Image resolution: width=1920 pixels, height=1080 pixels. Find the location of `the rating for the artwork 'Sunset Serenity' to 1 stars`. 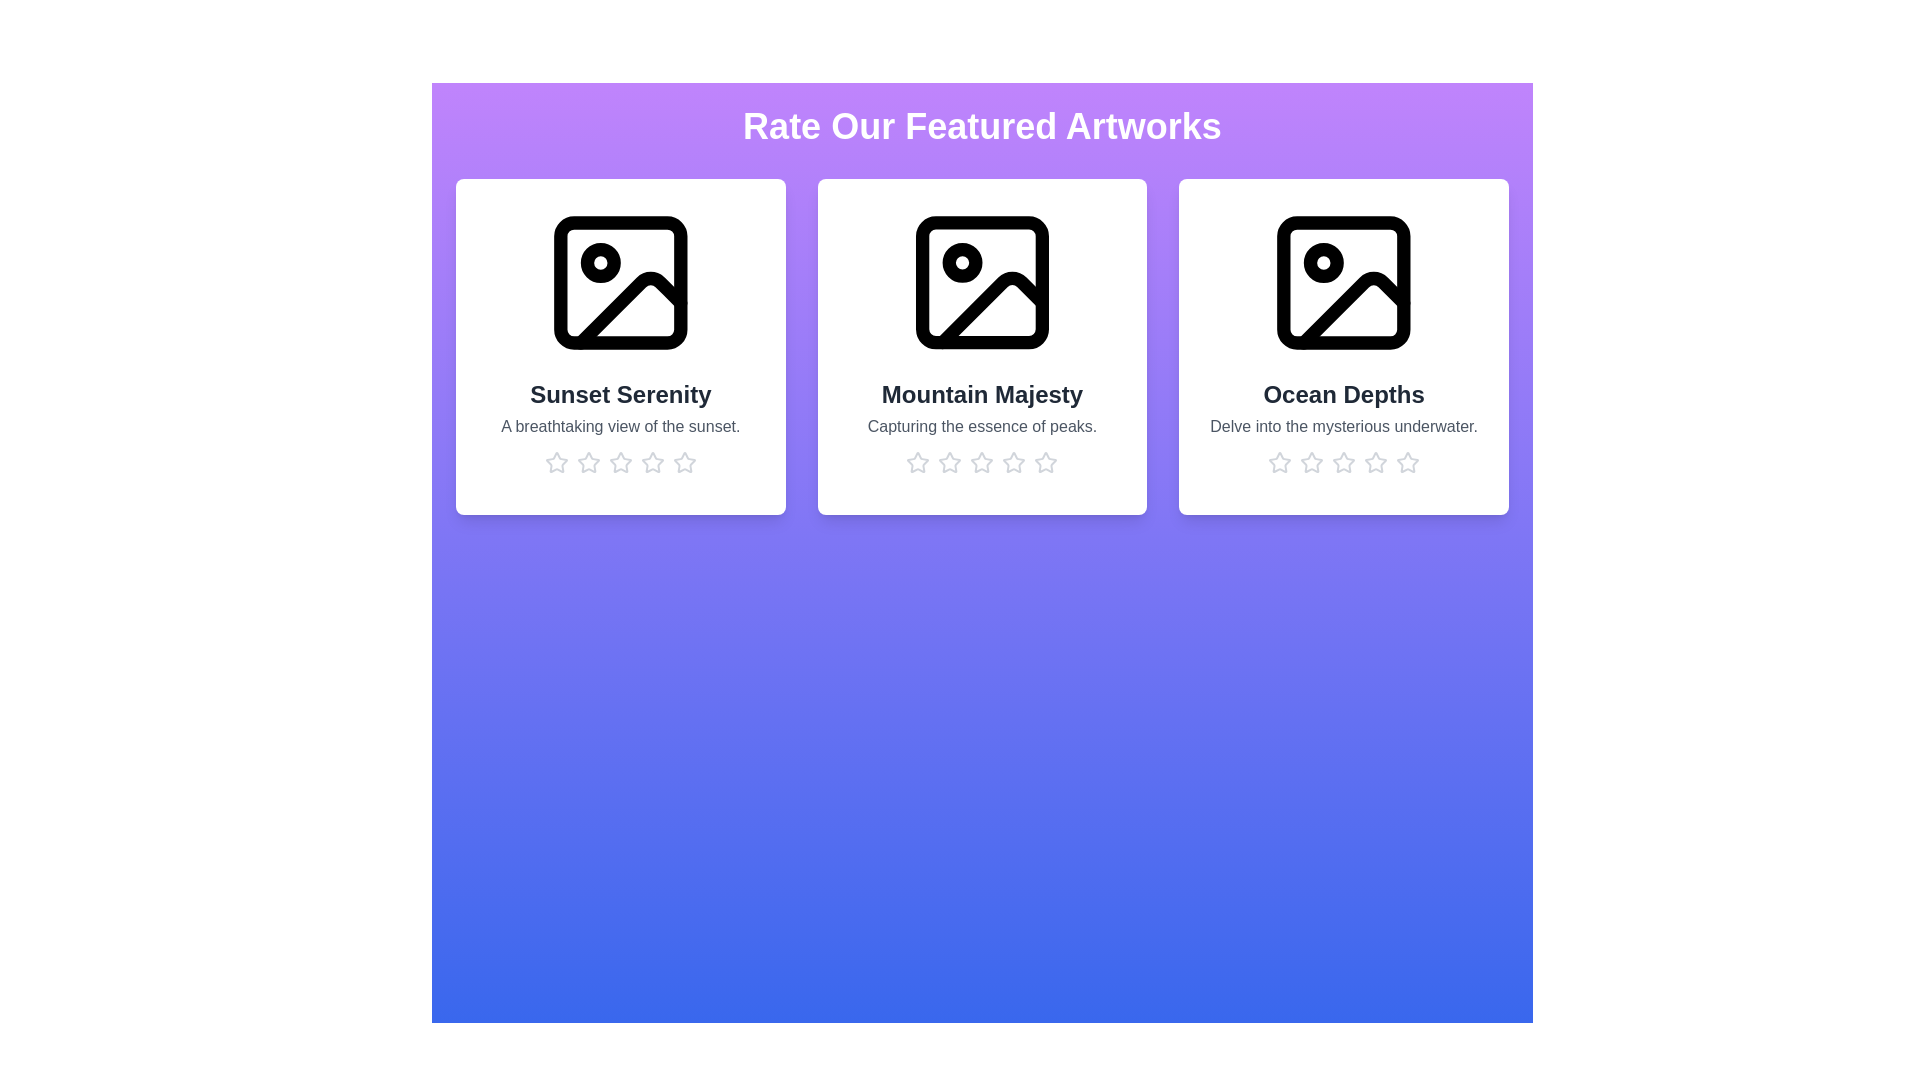

the rating for the artwork 'Sunset Serenity' to 1 stars is located at coordinates (556, 462).